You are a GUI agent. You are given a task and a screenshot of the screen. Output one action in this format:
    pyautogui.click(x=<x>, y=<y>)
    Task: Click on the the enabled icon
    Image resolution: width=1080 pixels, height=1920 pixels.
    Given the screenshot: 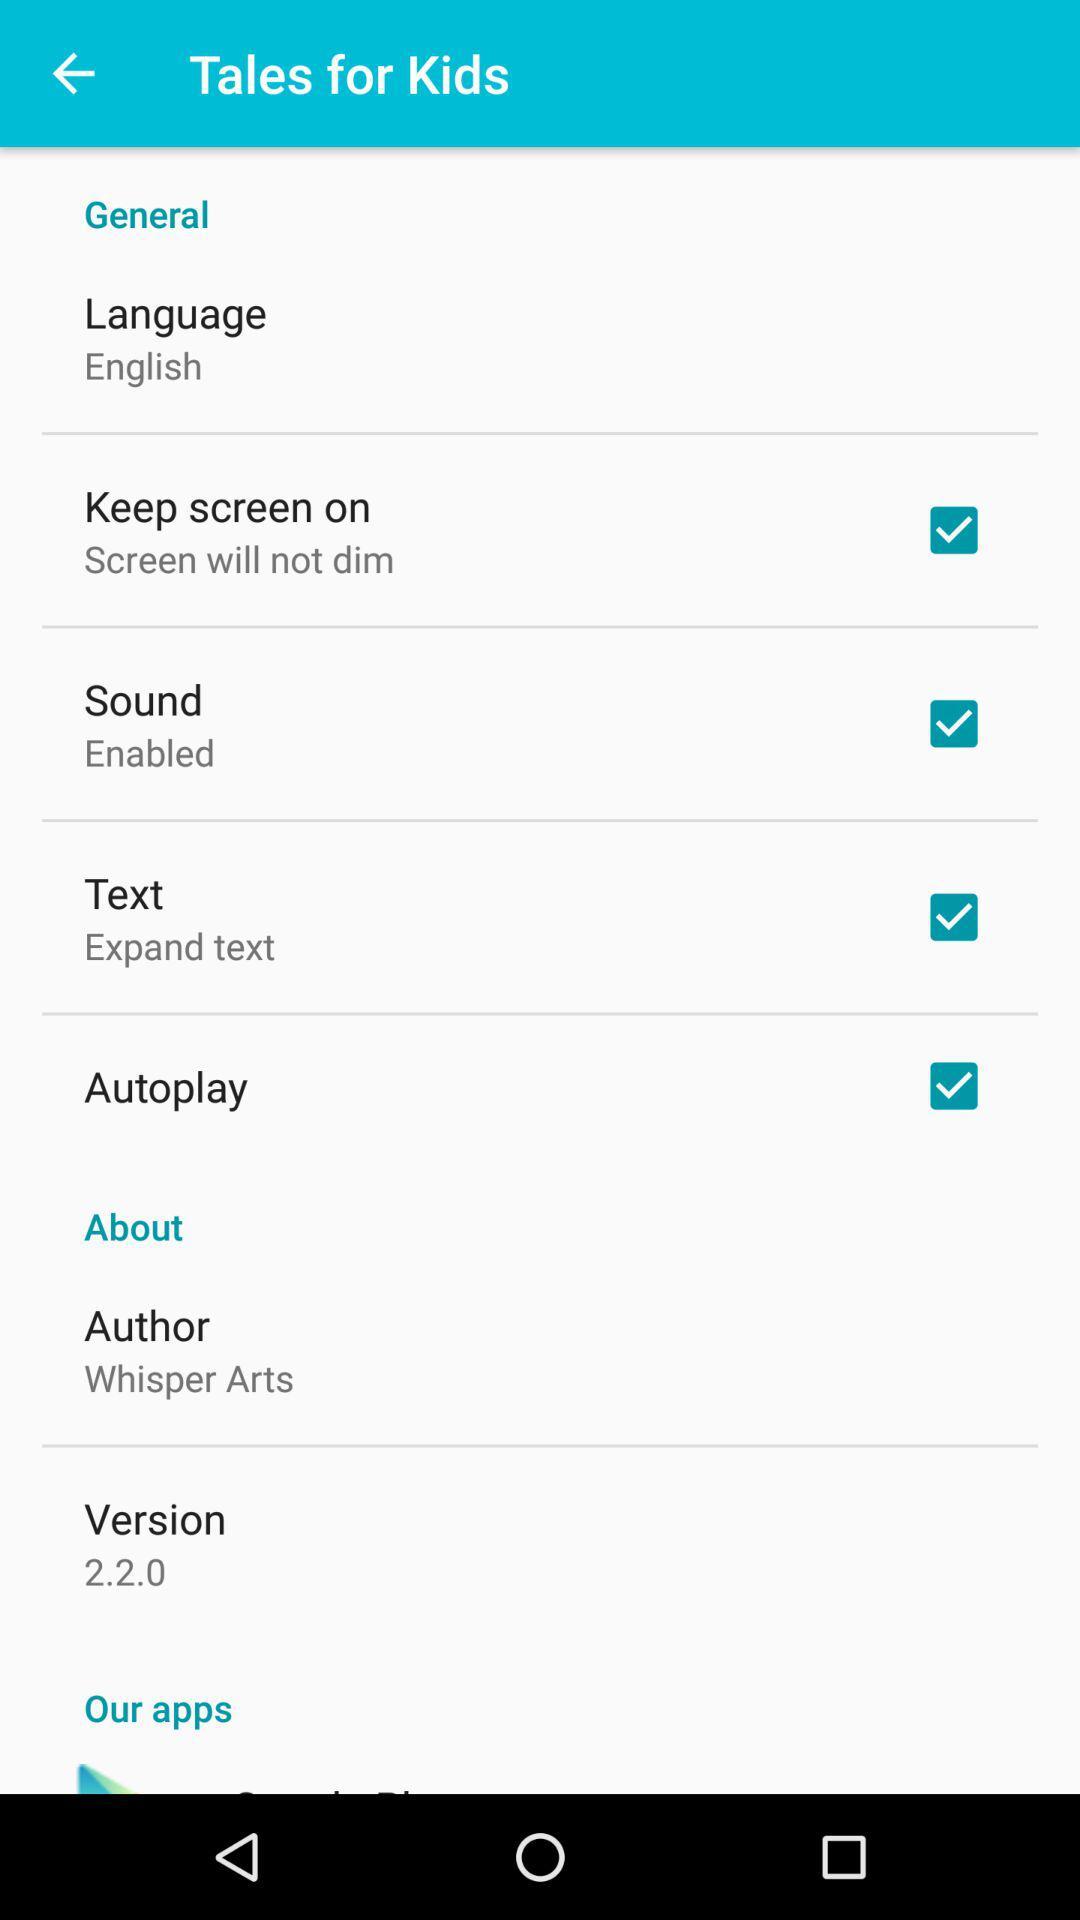 What is the action you would take?
    pyautogui.click(x=148, y=751)
    